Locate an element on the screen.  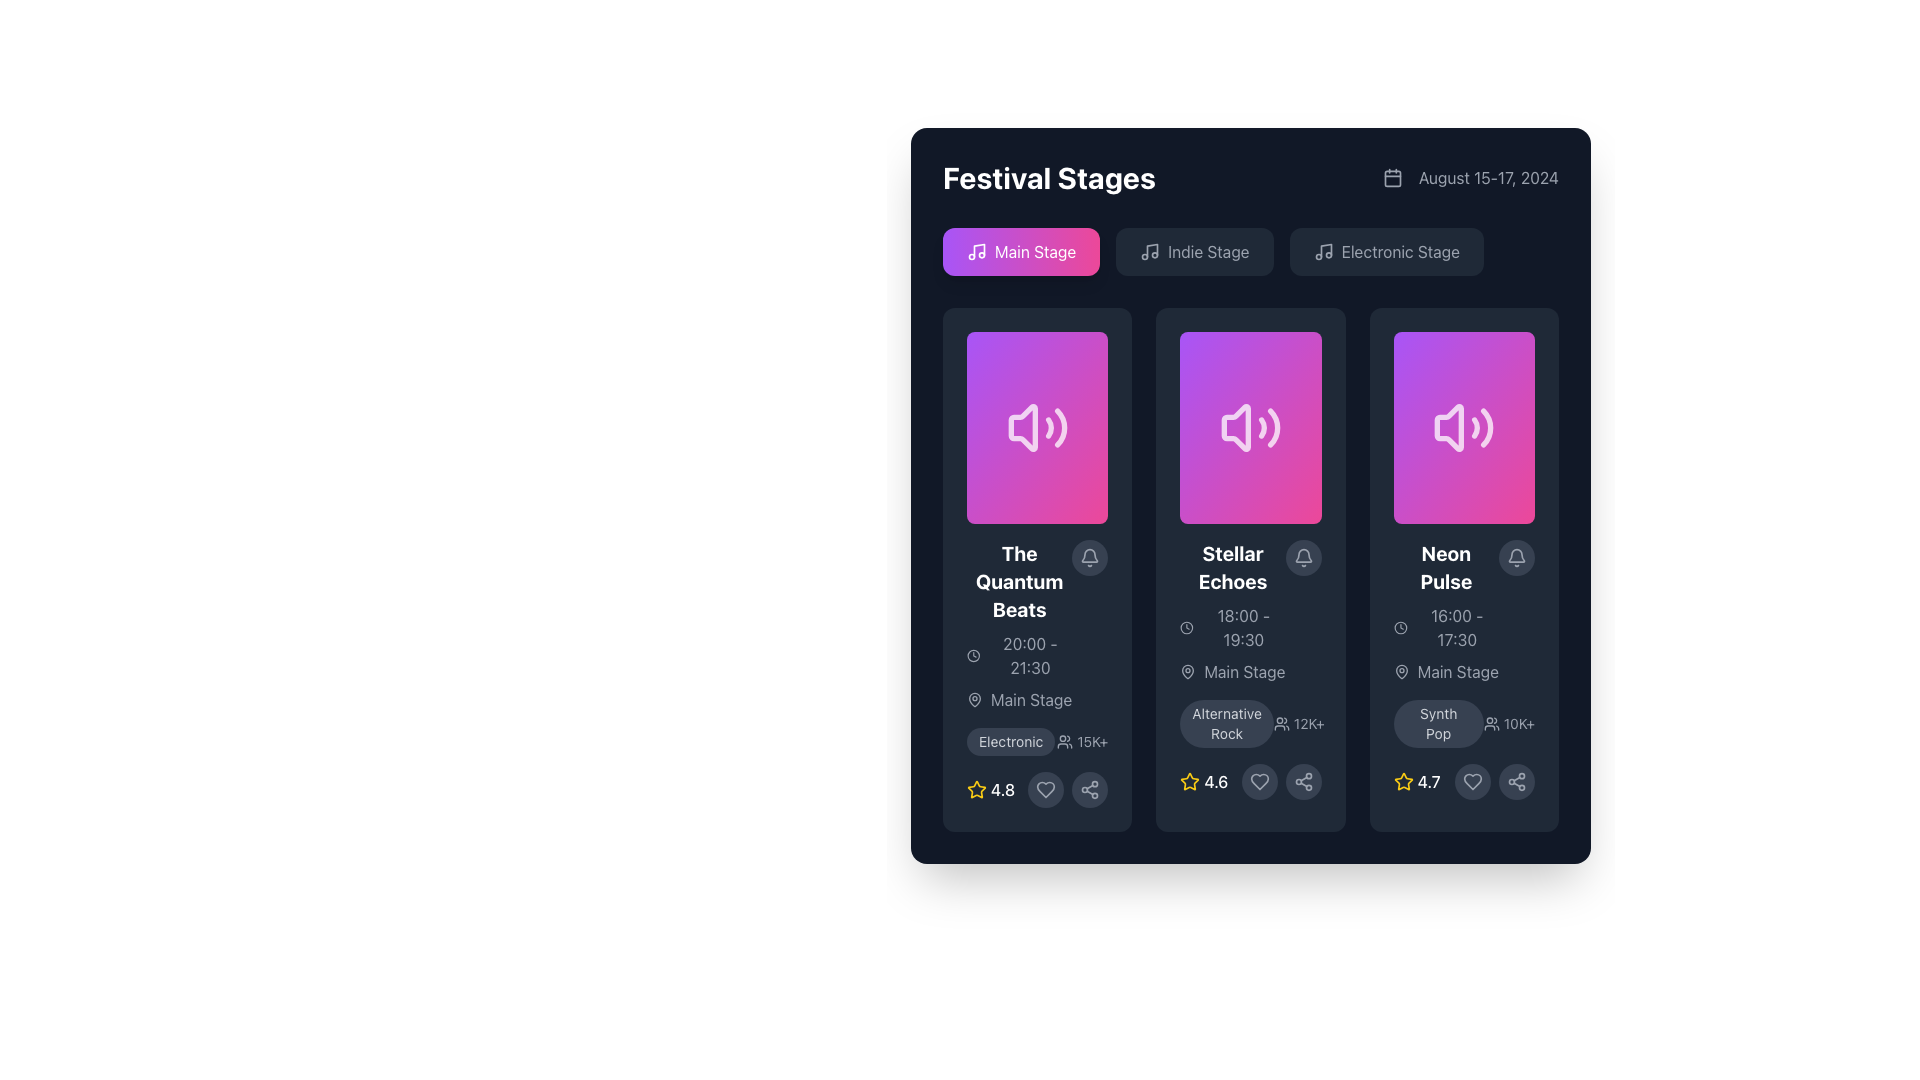
the audio icon located in the second card from the left in the middle row under the 'Festival Stages' section is located at coordinates (1250, 427).